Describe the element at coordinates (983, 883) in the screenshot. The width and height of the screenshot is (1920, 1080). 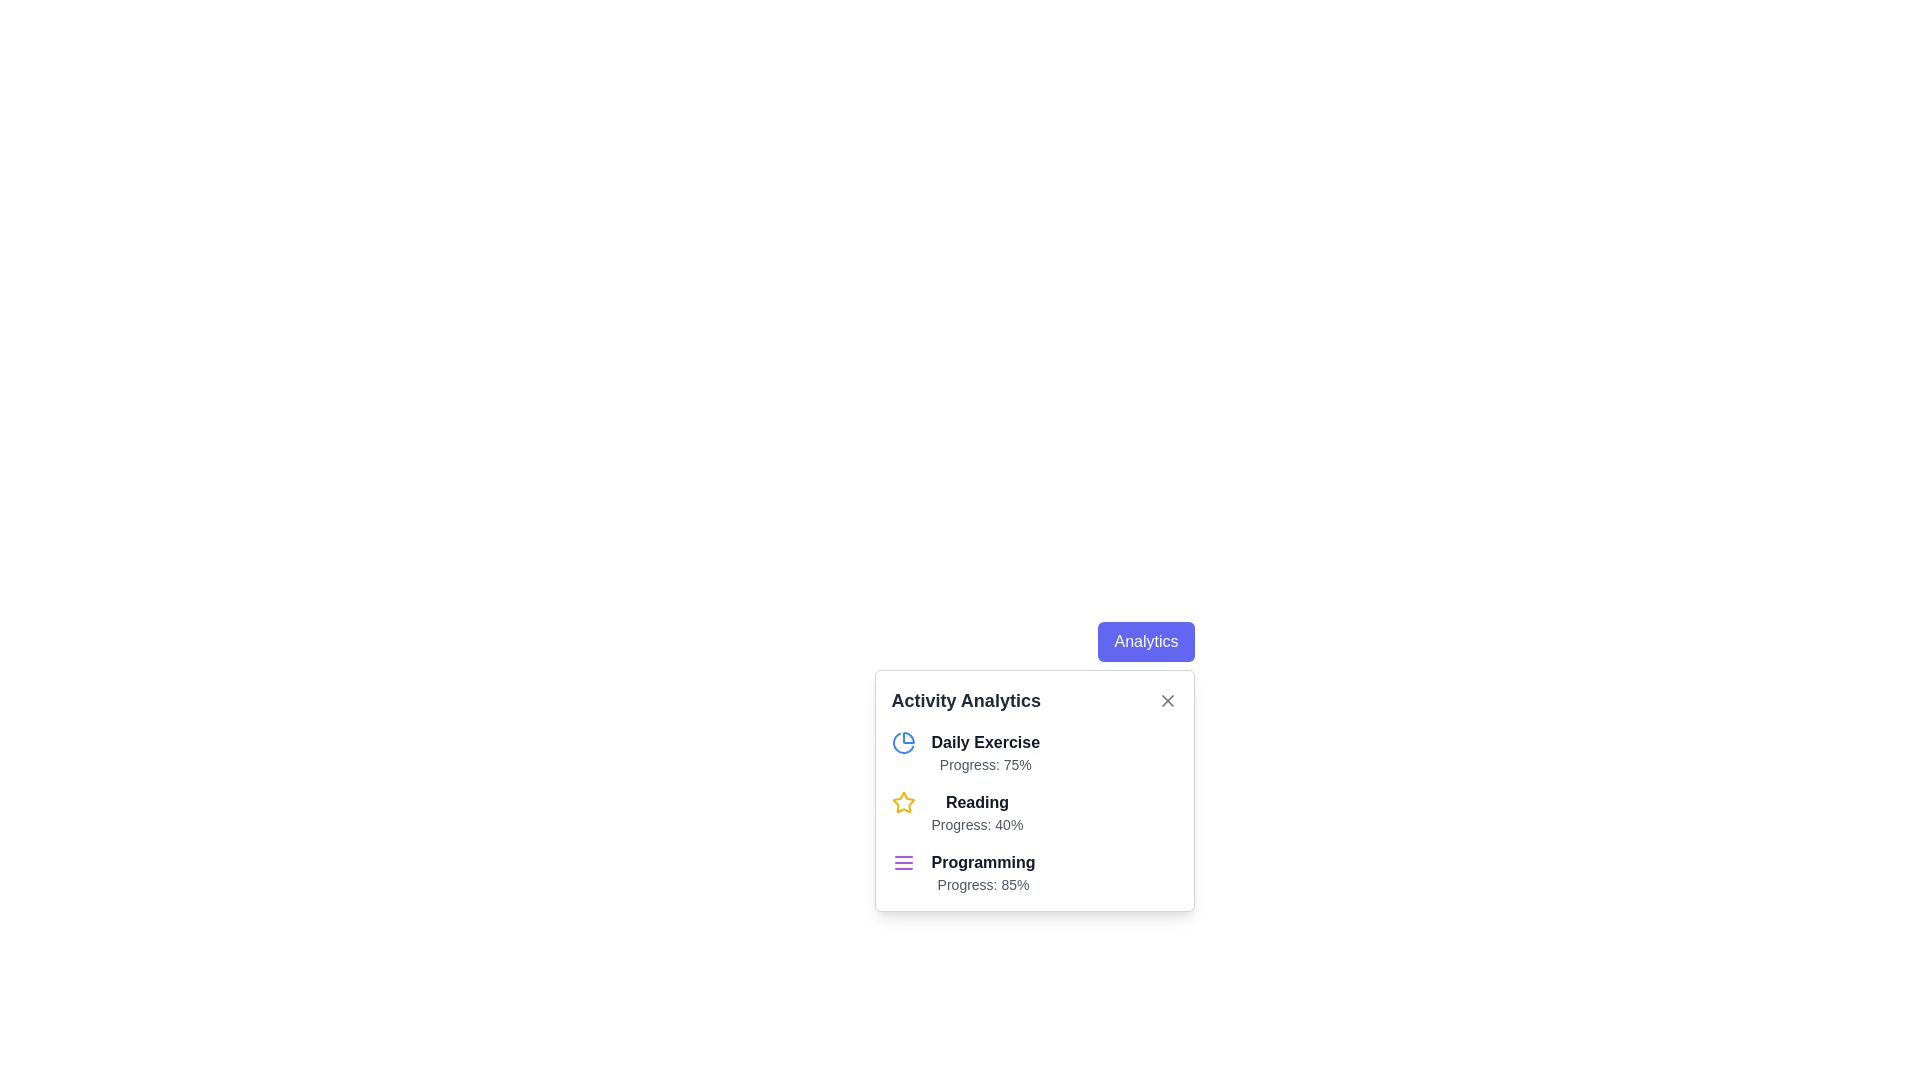
I see `text from the Text label displaying 'Progress: 85%' located beneath the 'Programming' label in the 'Activity Analytics' card` at that location.